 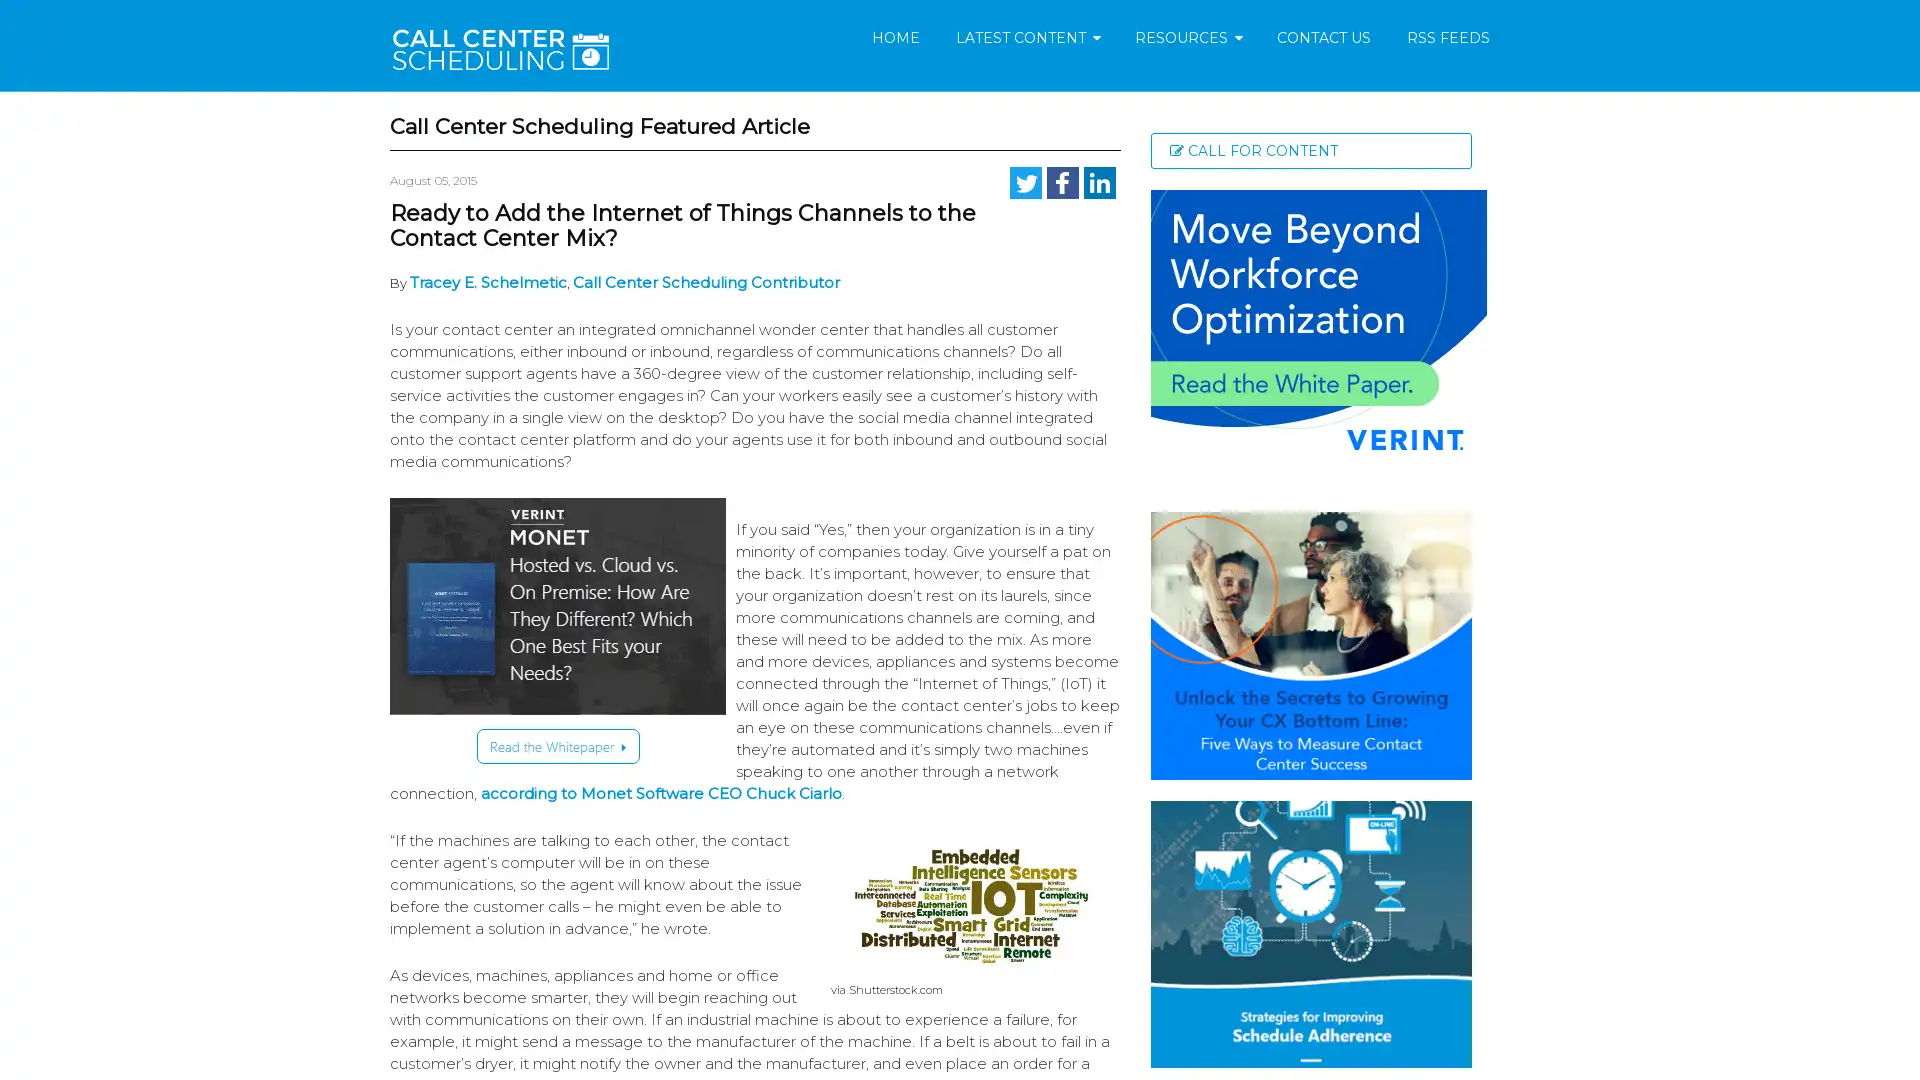 What do you see at coordinates (1060, 182) in the screenshot?
I see `Share to Facebook` at bounding box center [1060, 182].